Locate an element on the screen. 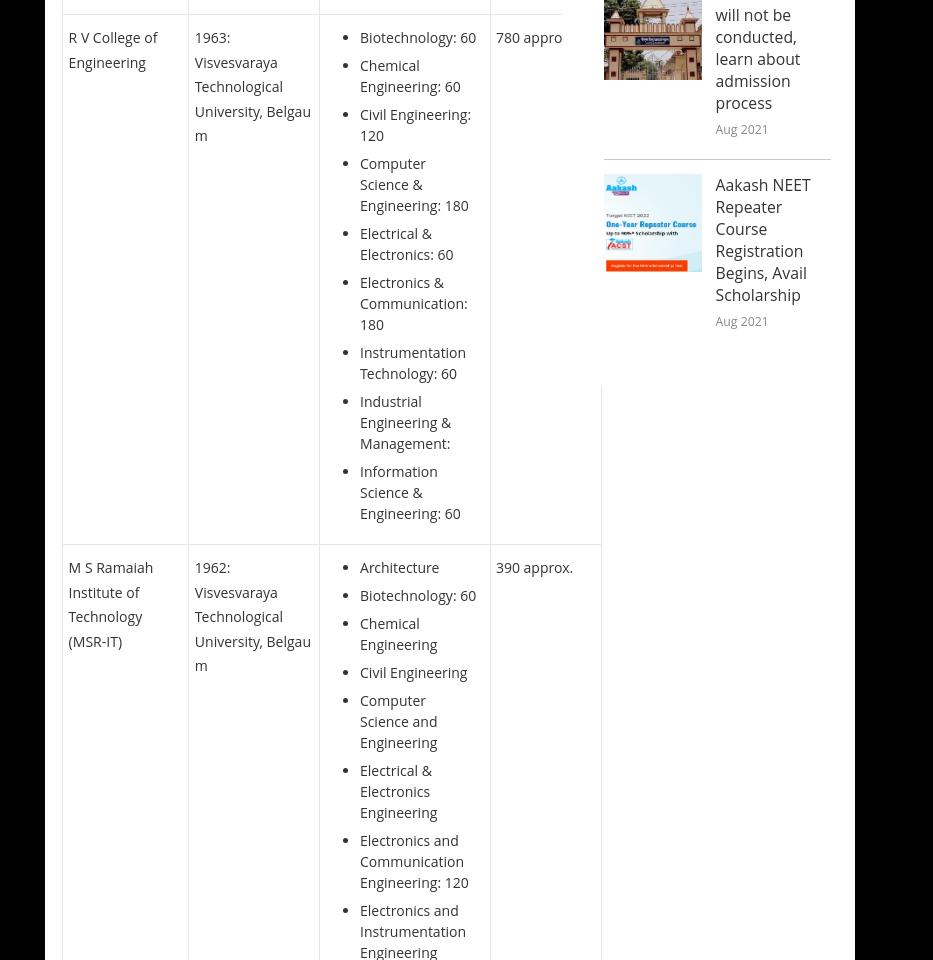 This screenshot has height=960, width=933. 'Aakash NEET Repeater Course Registration Begins, Avail Scholarship' is located at coordinates (761, 240).